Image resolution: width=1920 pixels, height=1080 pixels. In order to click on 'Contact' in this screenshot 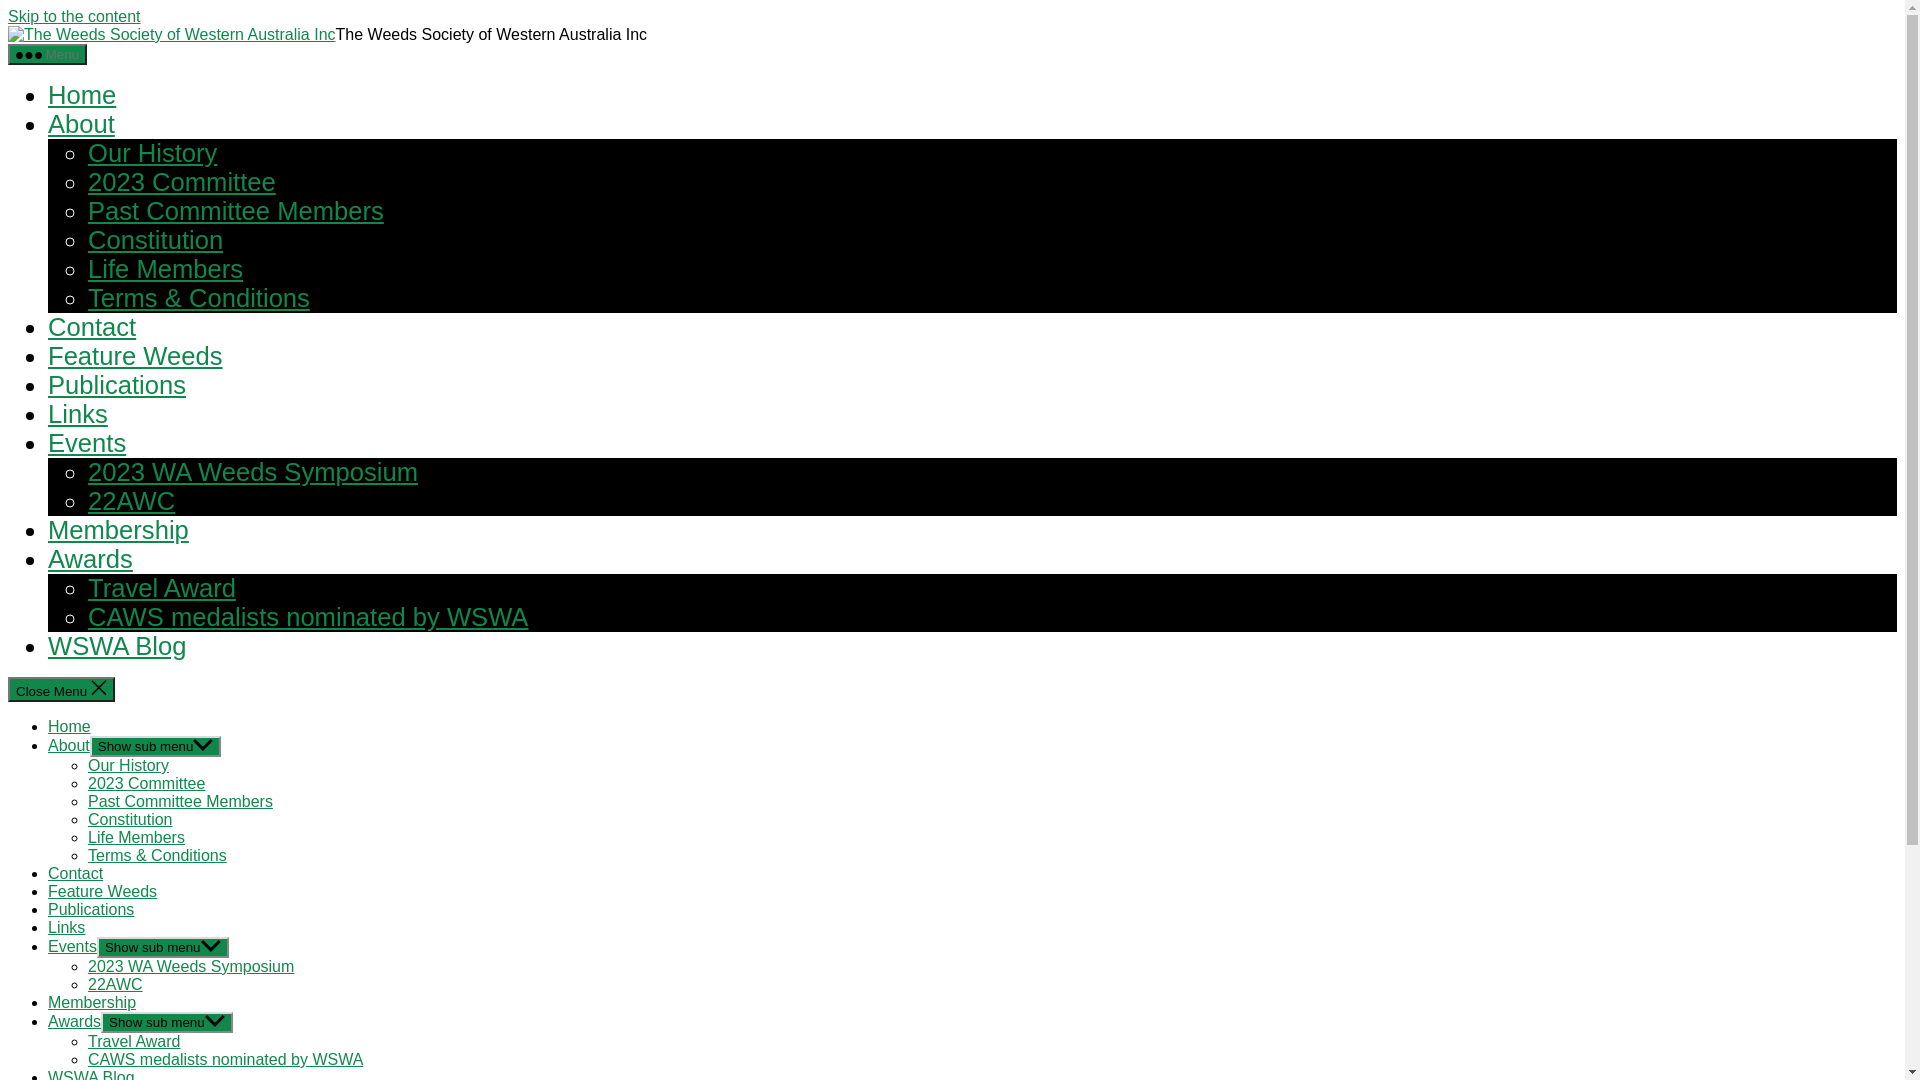, I will do `click(90, 326)`.